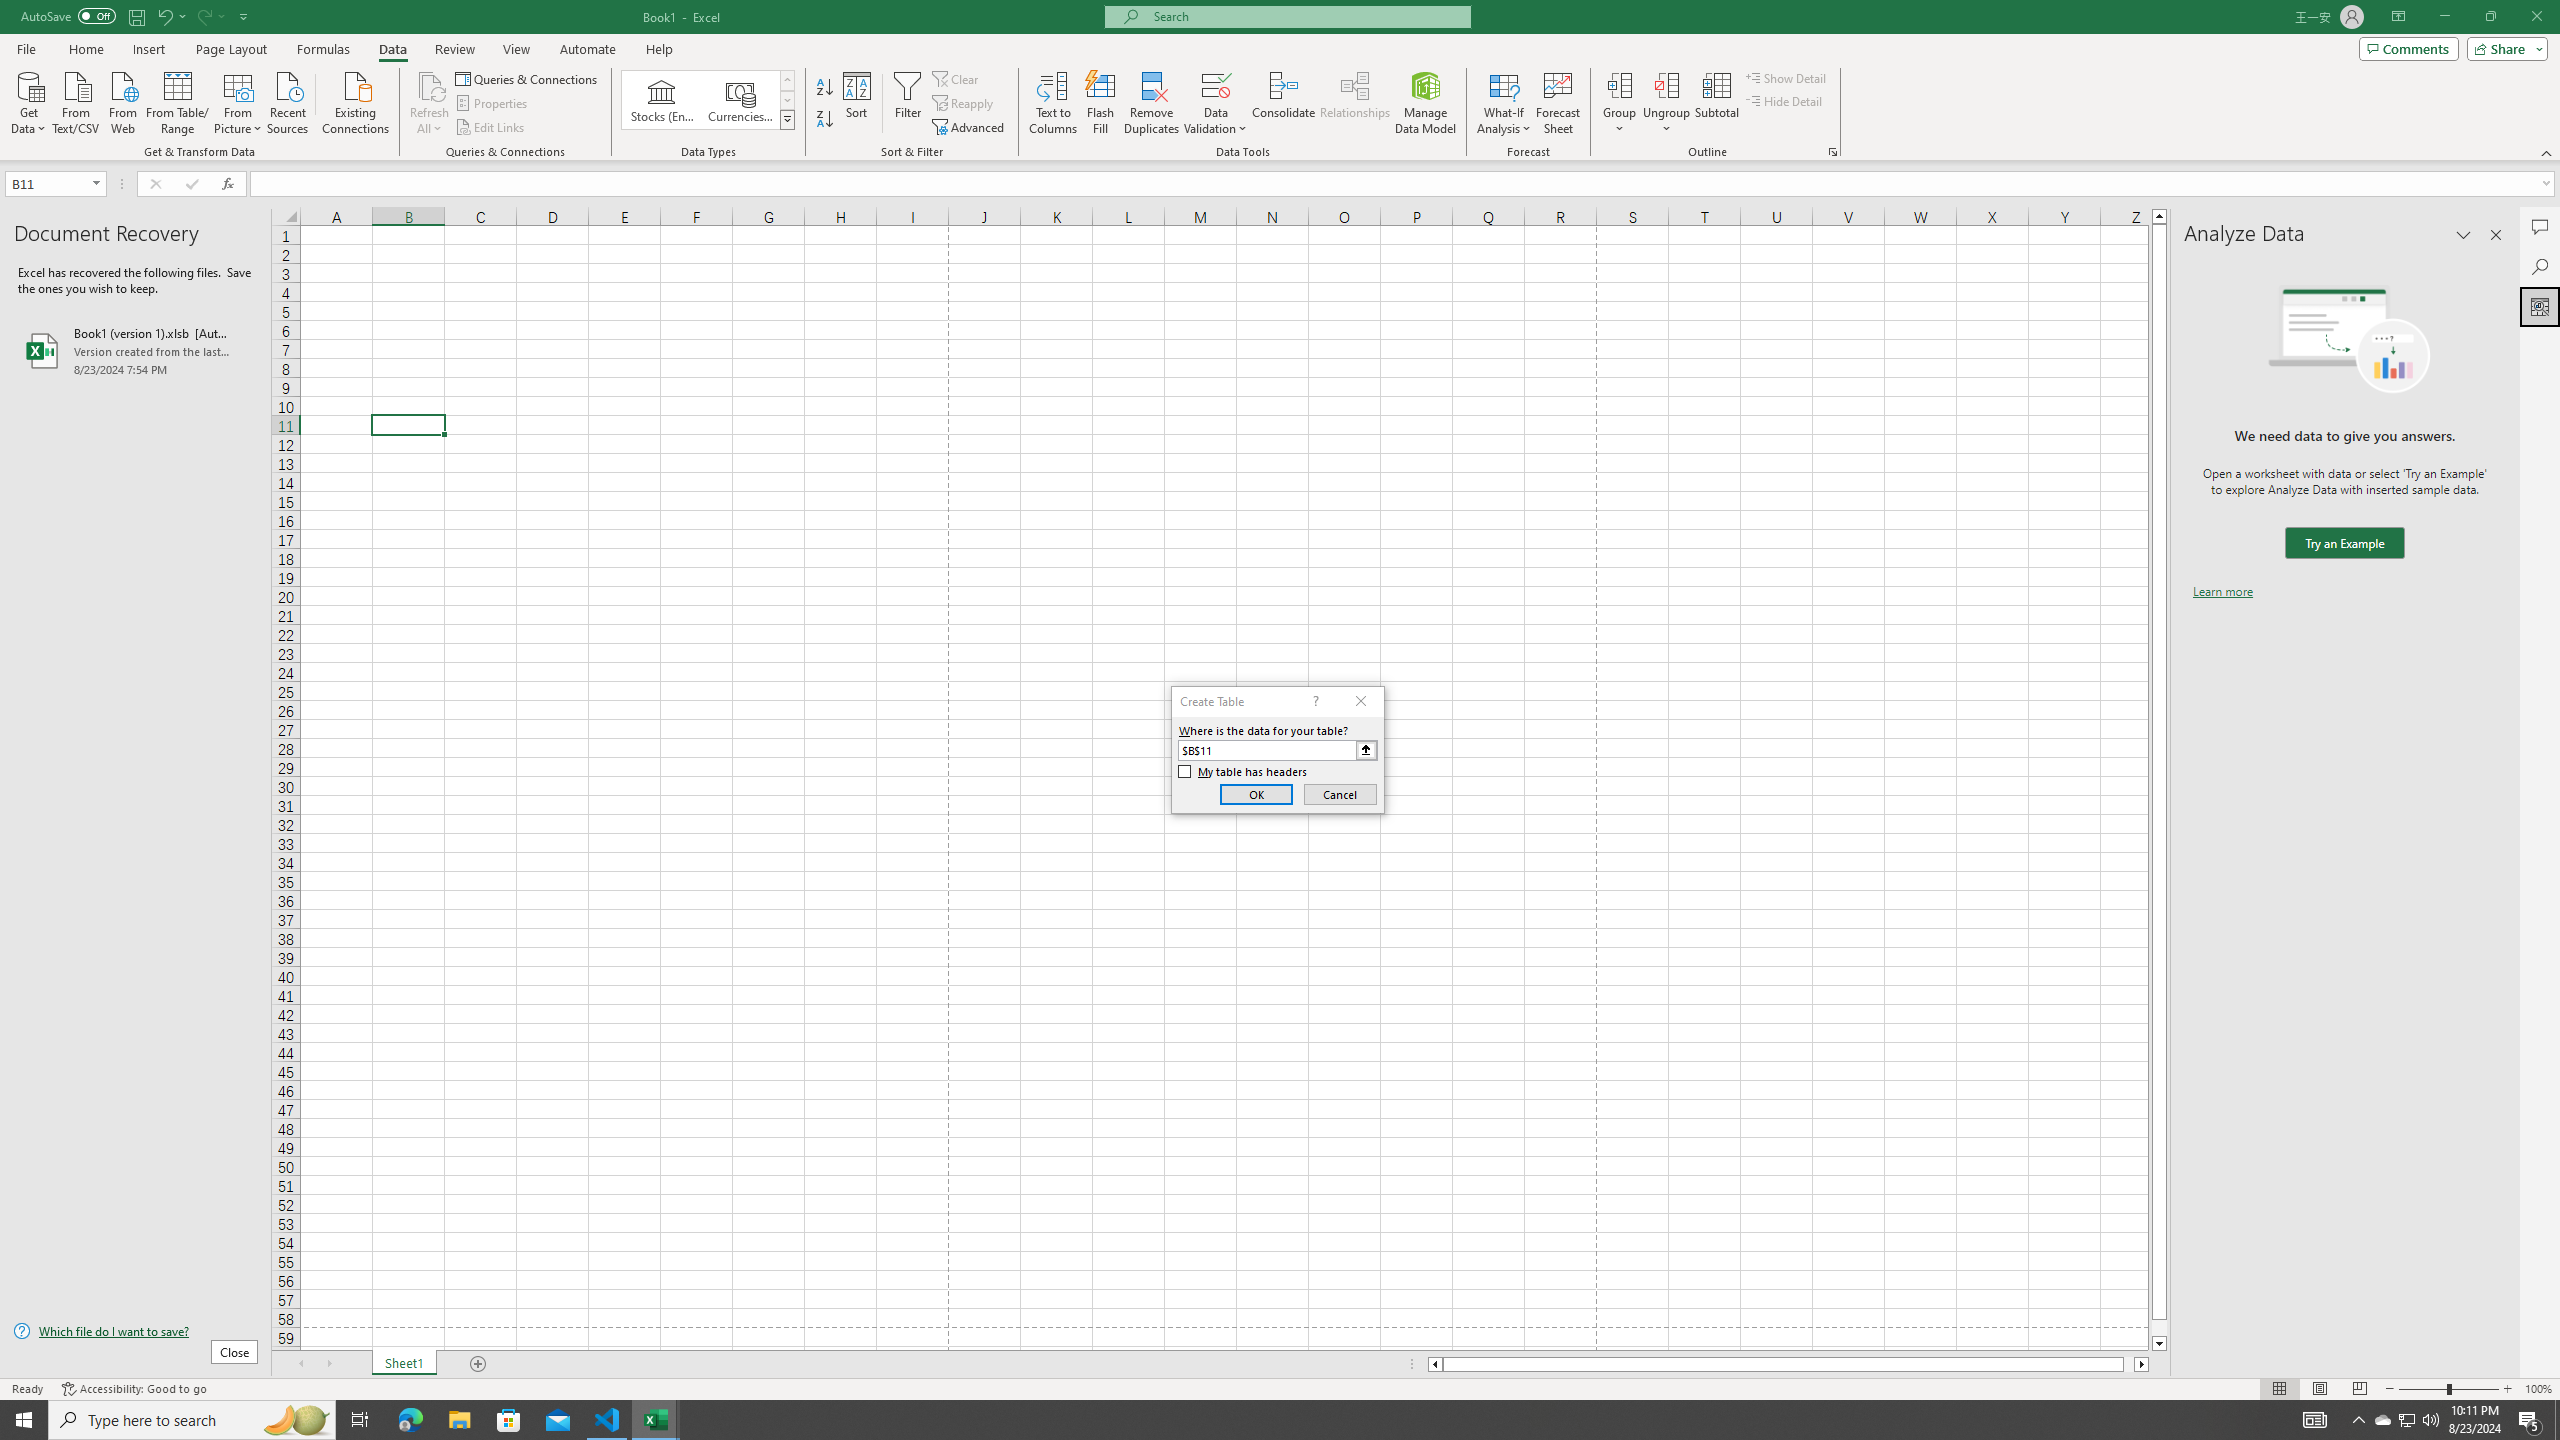  I want to click on 'Which file do I want to save?', so click(134, 1332).